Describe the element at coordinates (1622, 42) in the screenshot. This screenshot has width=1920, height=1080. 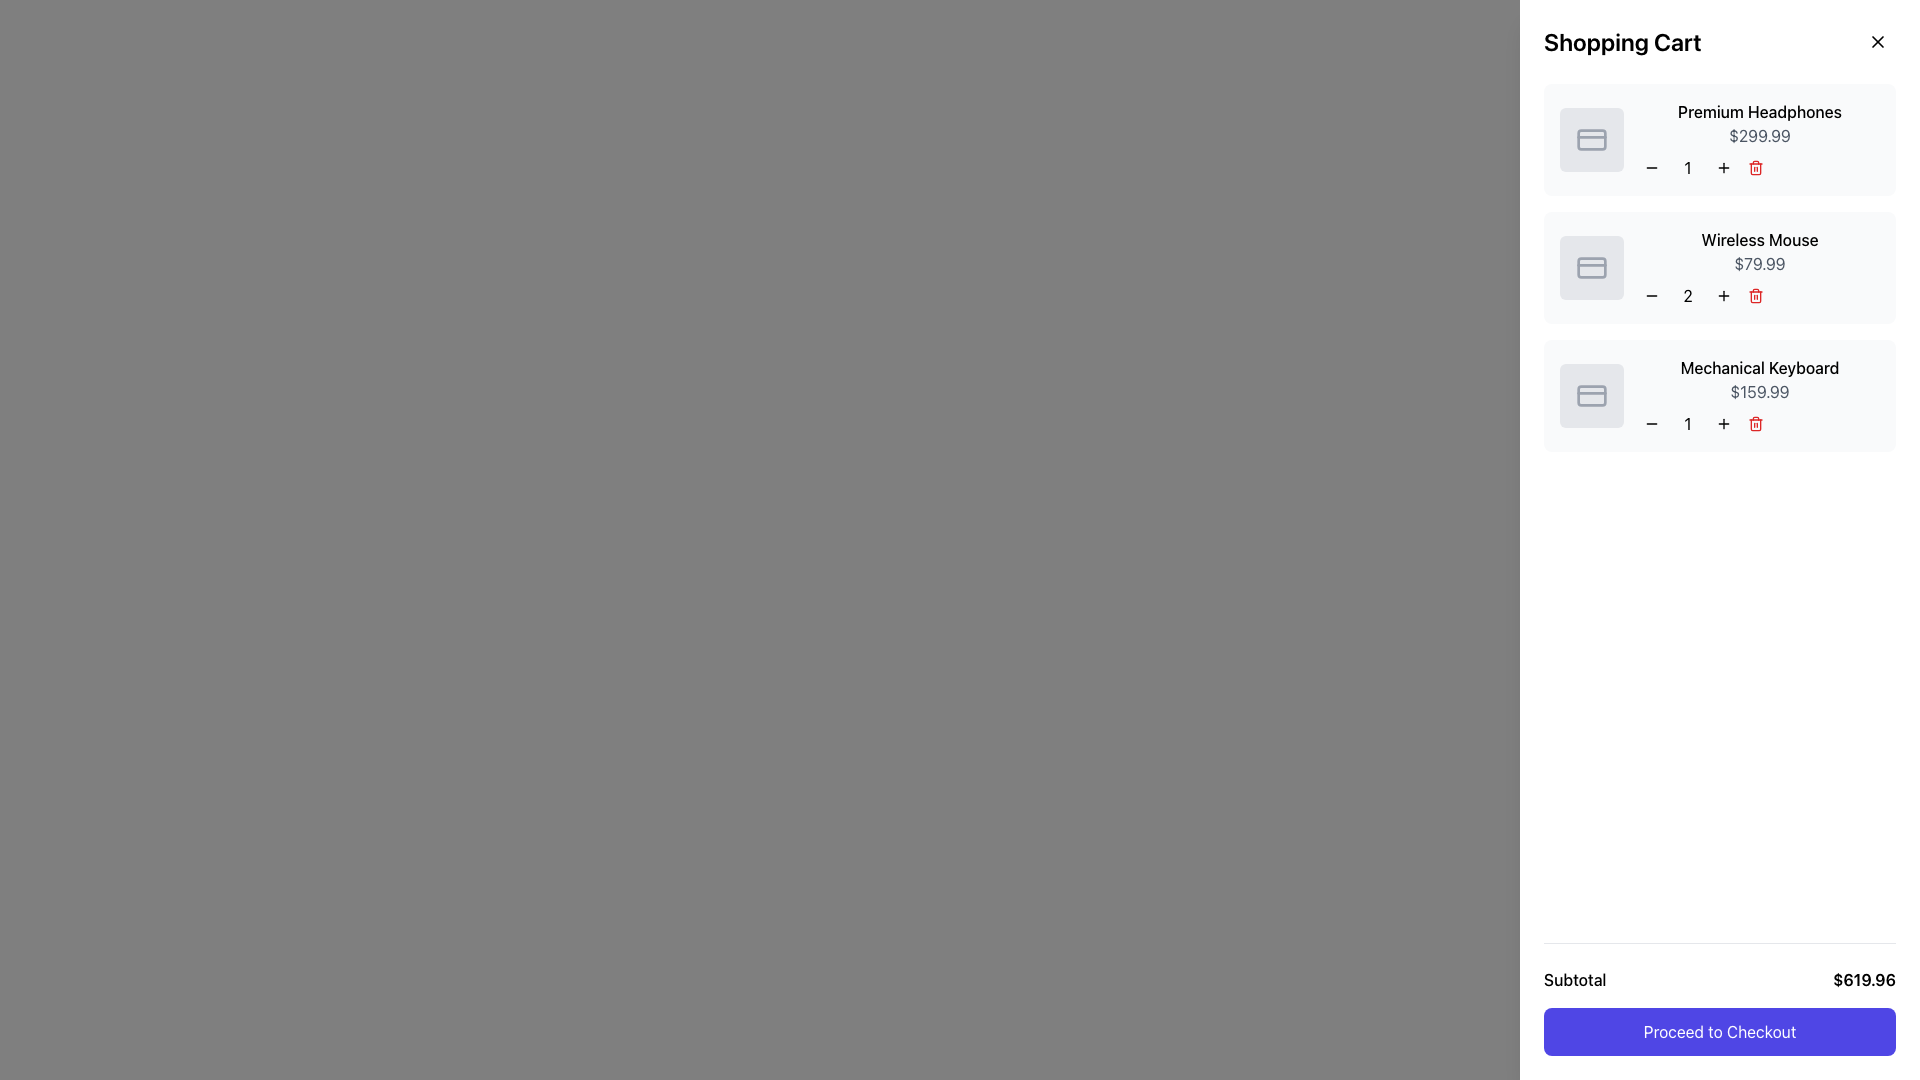
I see `the 'Shopping Cart' text label located in the top left corner of the shopping cart panel` at that location.